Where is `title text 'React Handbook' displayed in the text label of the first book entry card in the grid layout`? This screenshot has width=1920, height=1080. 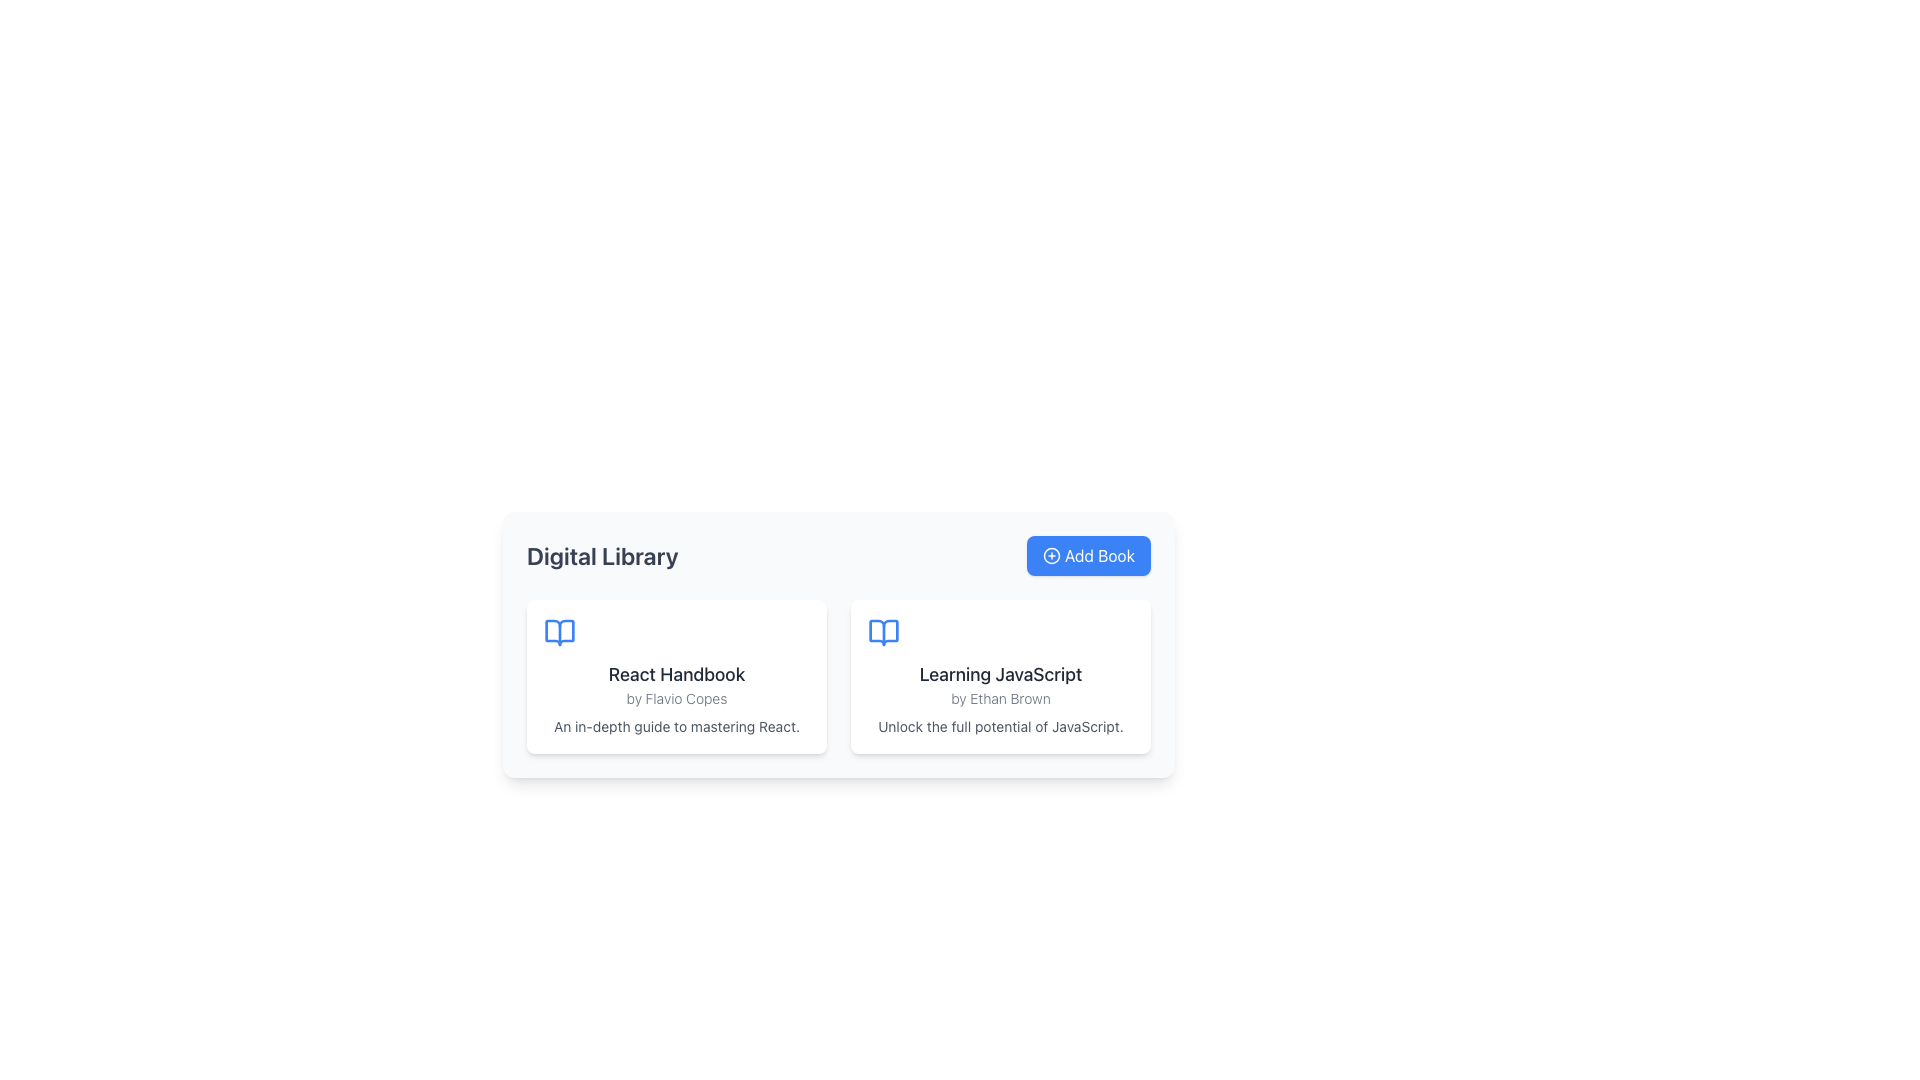 title text 'React Handbook' displayed in the text label of the first book entry card in the grid layout is located at coordinates (676, 675).